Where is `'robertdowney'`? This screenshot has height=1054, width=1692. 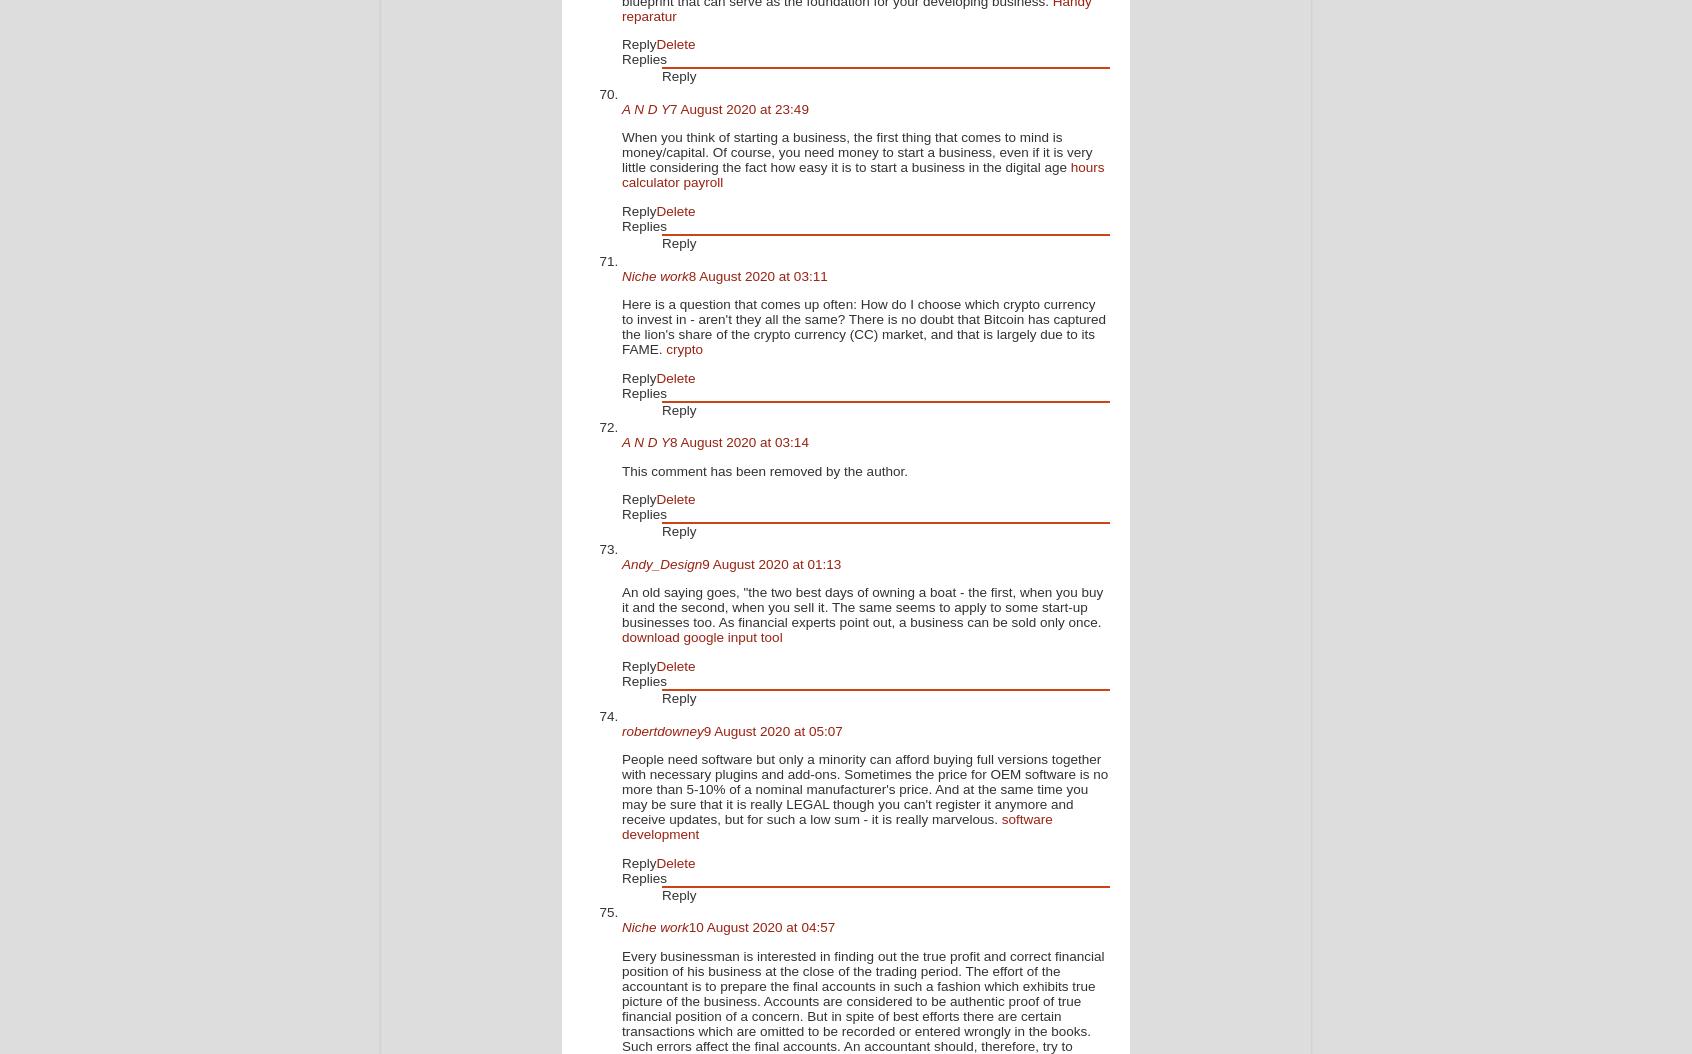 'robertdowney' is located at coordinates (620, 729).